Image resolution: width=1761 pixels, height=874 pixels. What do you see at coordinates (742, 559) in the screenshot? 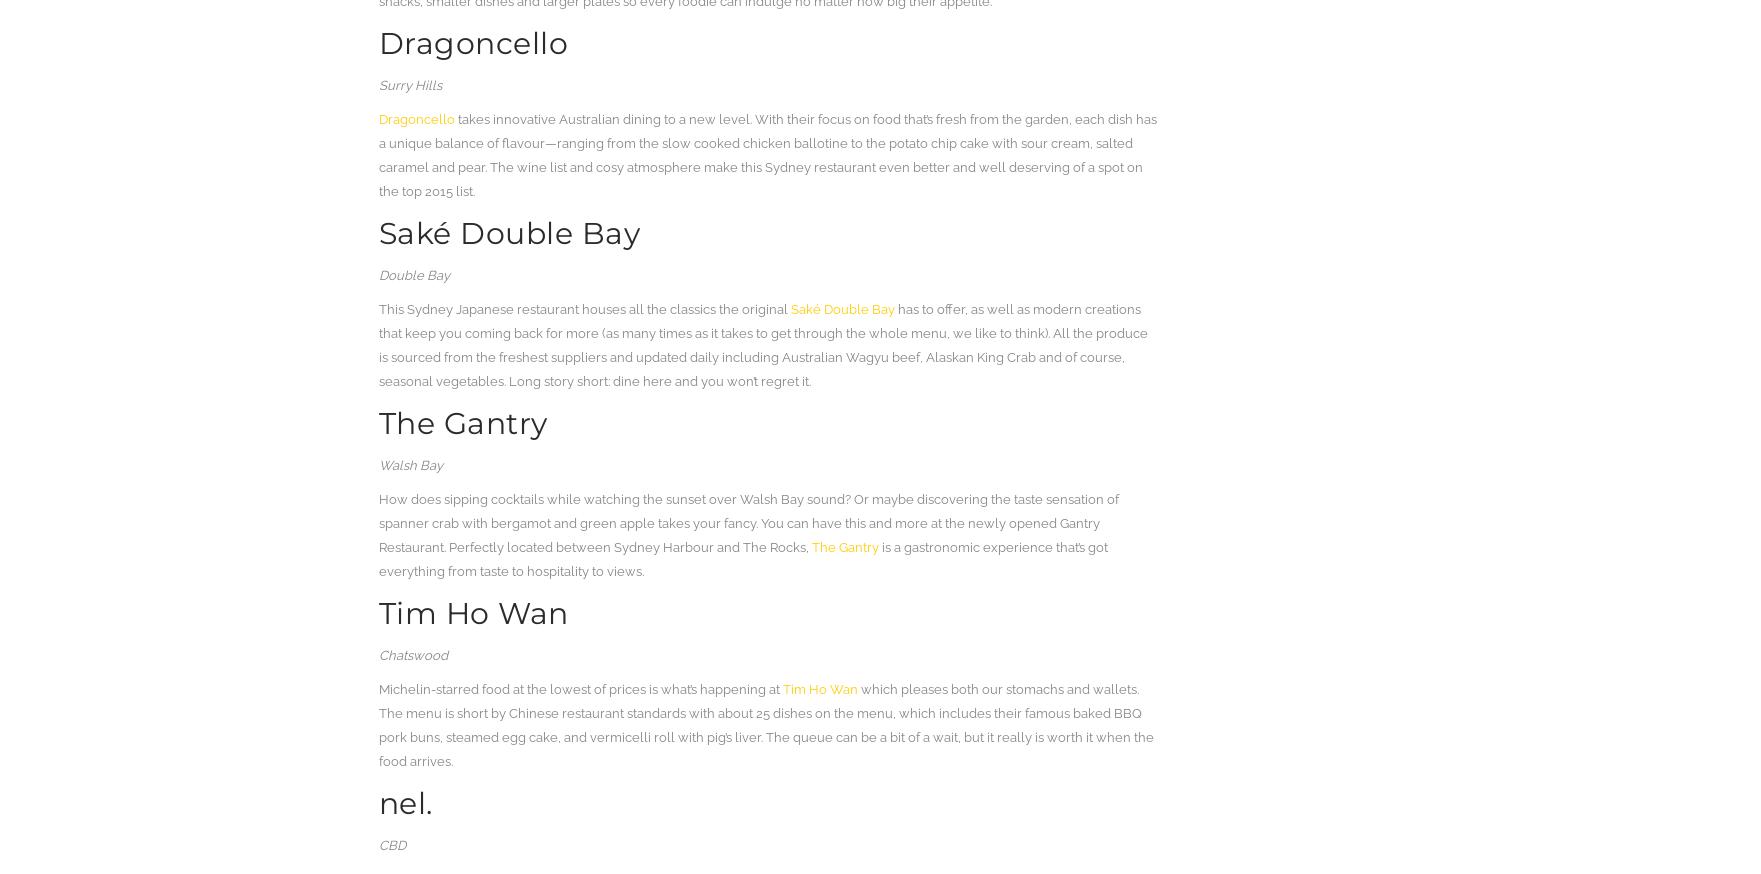
I see `'is a gastronomic experience that’s got everything from taste to hospitality to views.'` at bounding box center [742, 559].